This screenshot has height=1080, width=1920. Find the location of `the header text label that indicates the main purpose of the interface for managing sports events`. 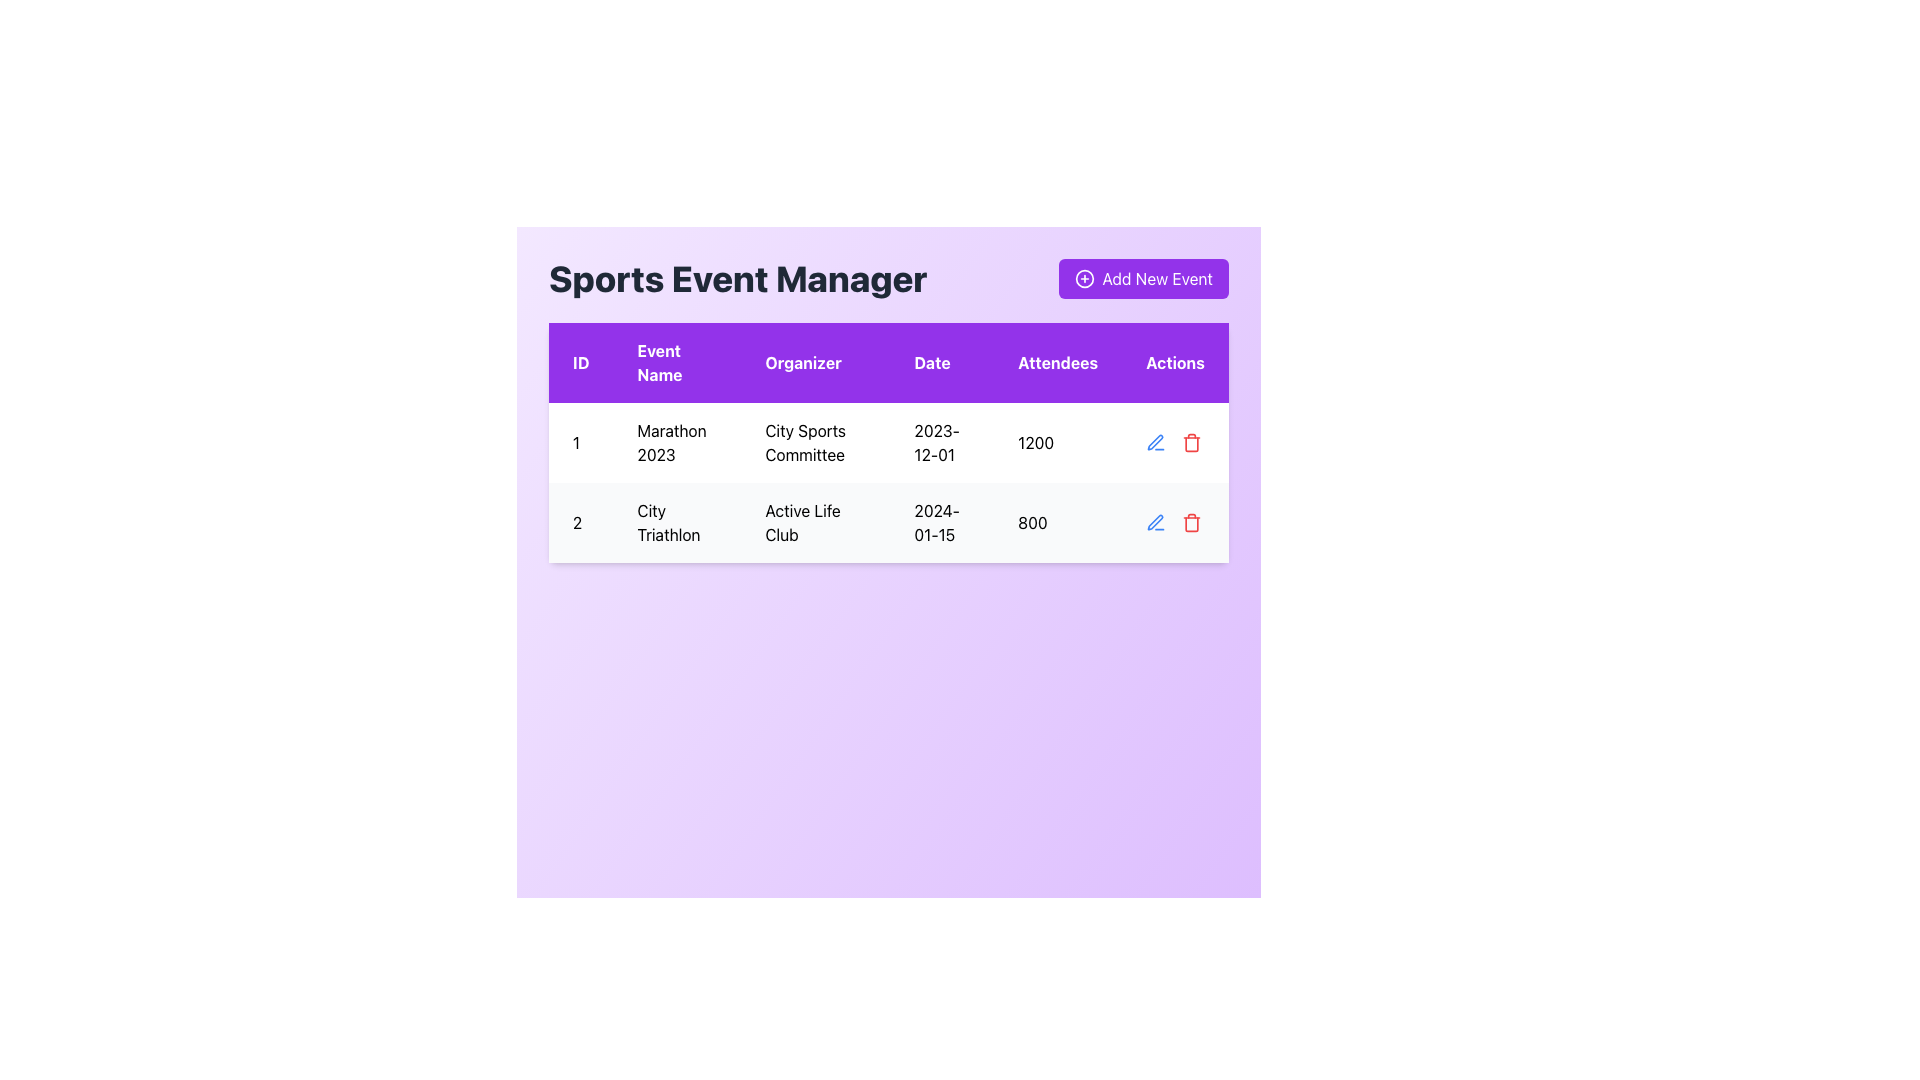

the header text label that indicates the main purpose of the interface for managing sports events is located at coordinates (737, 278).